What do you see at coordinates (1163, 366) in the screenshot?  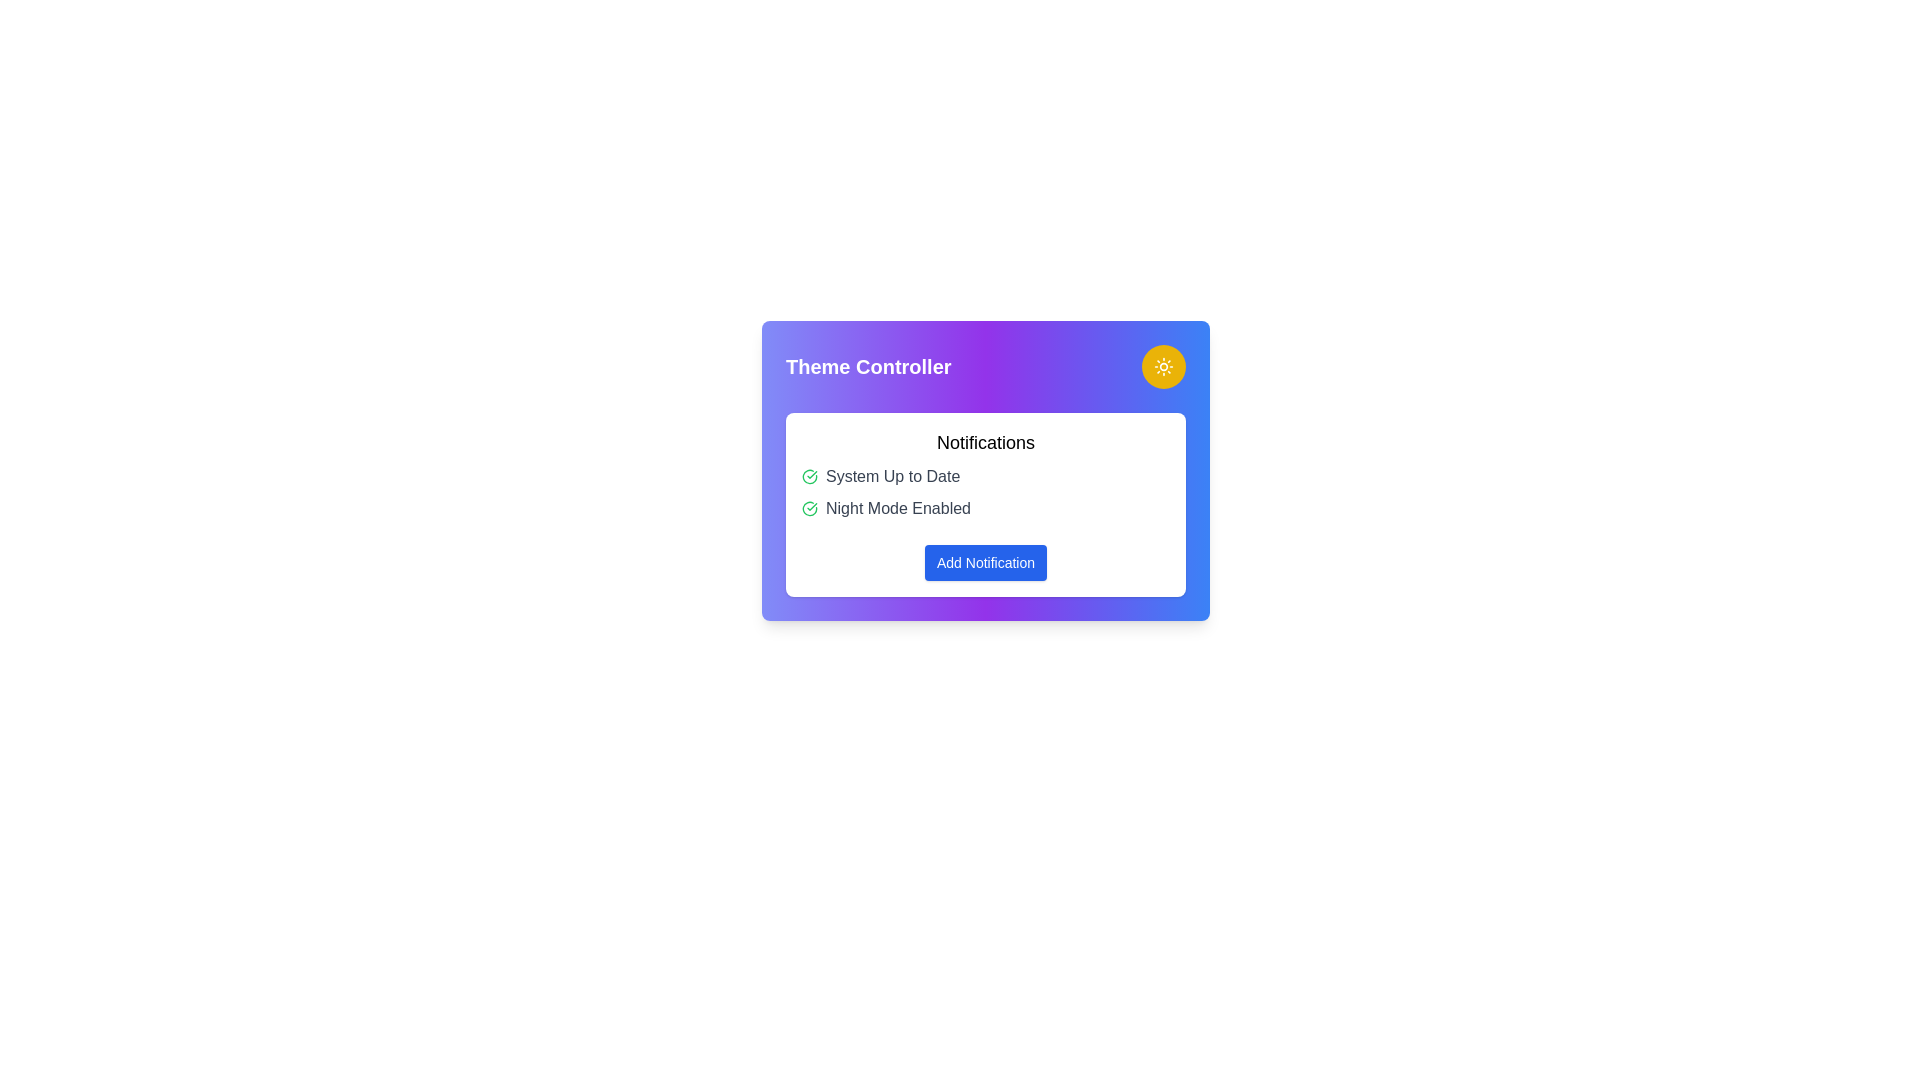 I see `the Circular button with a sun icon in the Theme Controller` at bounding box center [1163, 366].